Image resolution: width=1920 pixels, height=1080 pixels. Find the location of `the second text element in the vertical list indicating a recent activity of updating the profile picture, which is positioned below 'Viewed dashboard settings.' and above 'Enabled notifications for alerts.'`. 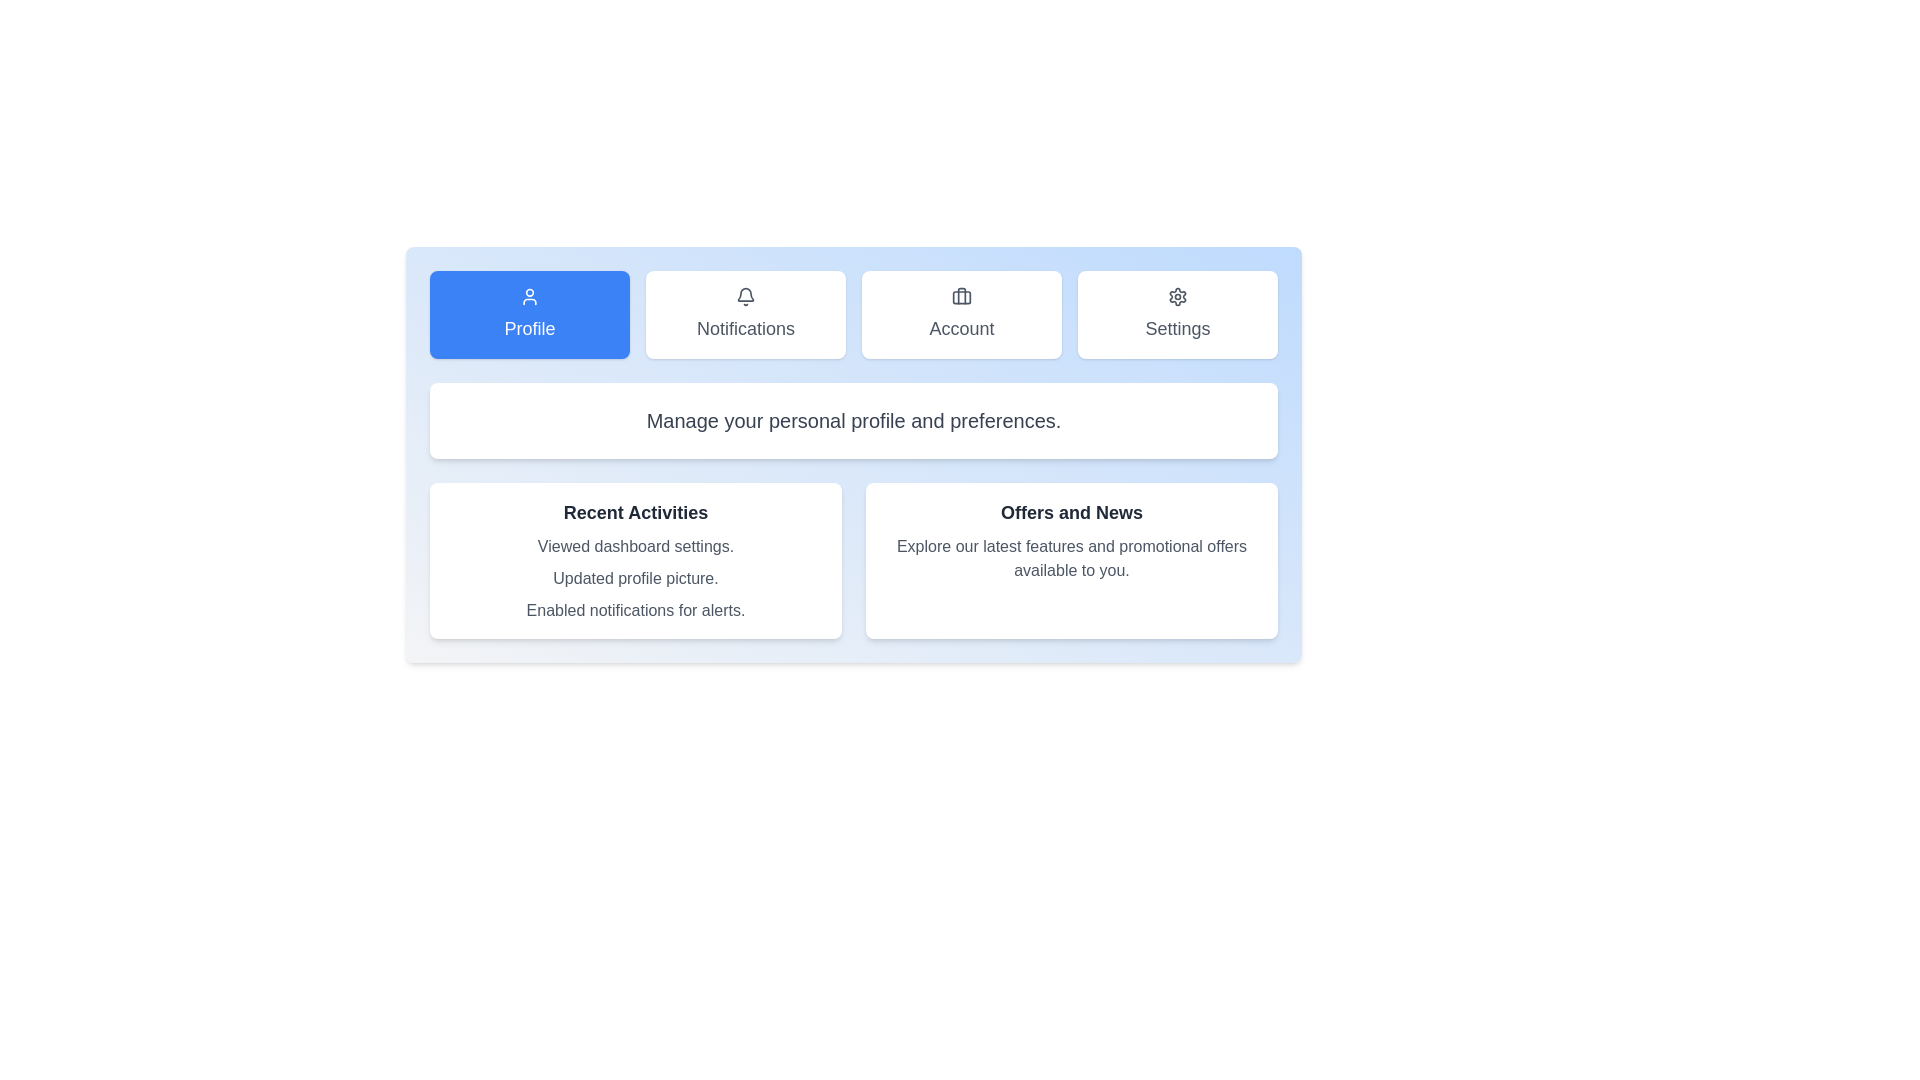

the second text element in the vertical list indicating a recent activity of updating the profile picture, which is positioned below 'Viewed dashboard settings.' and above 'Enabled notifications for alerts.' is located at coordinates (634, 578).